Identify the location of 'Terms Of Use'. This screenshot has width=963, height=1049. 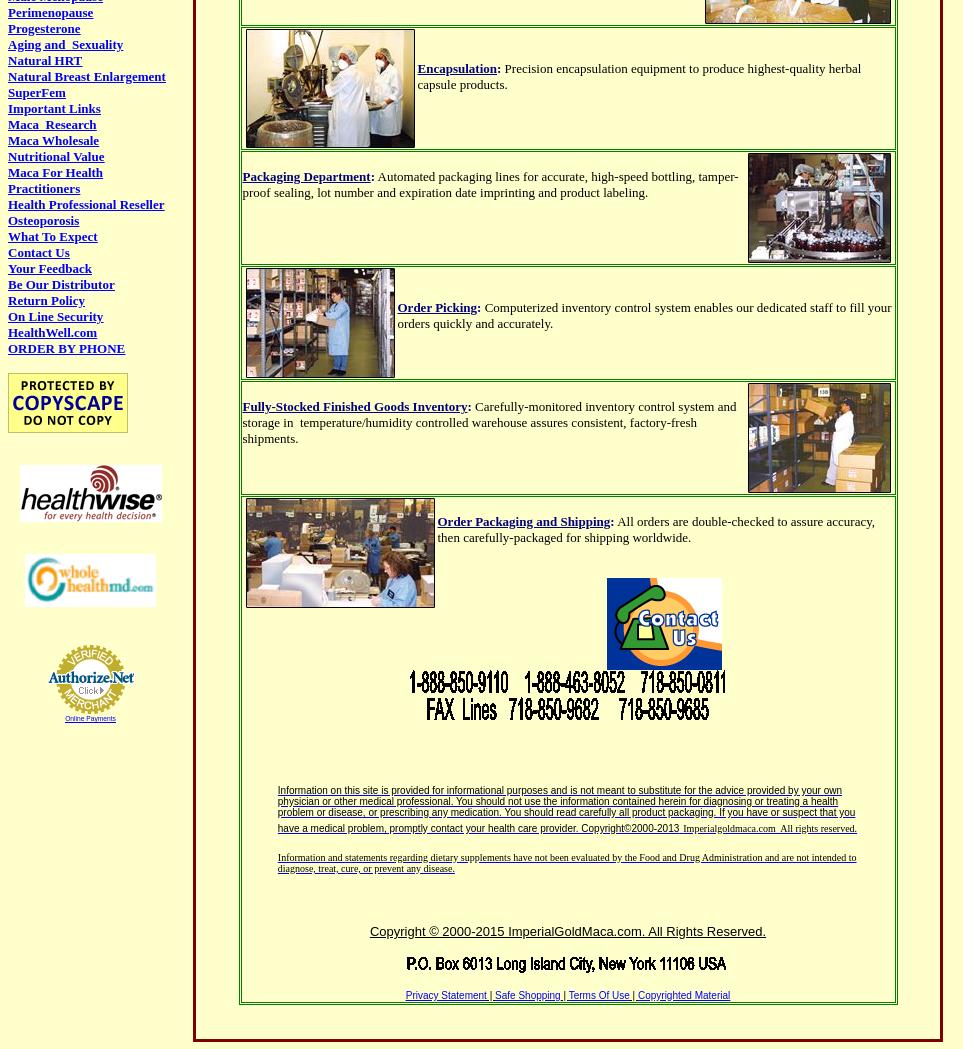
(598, 994).